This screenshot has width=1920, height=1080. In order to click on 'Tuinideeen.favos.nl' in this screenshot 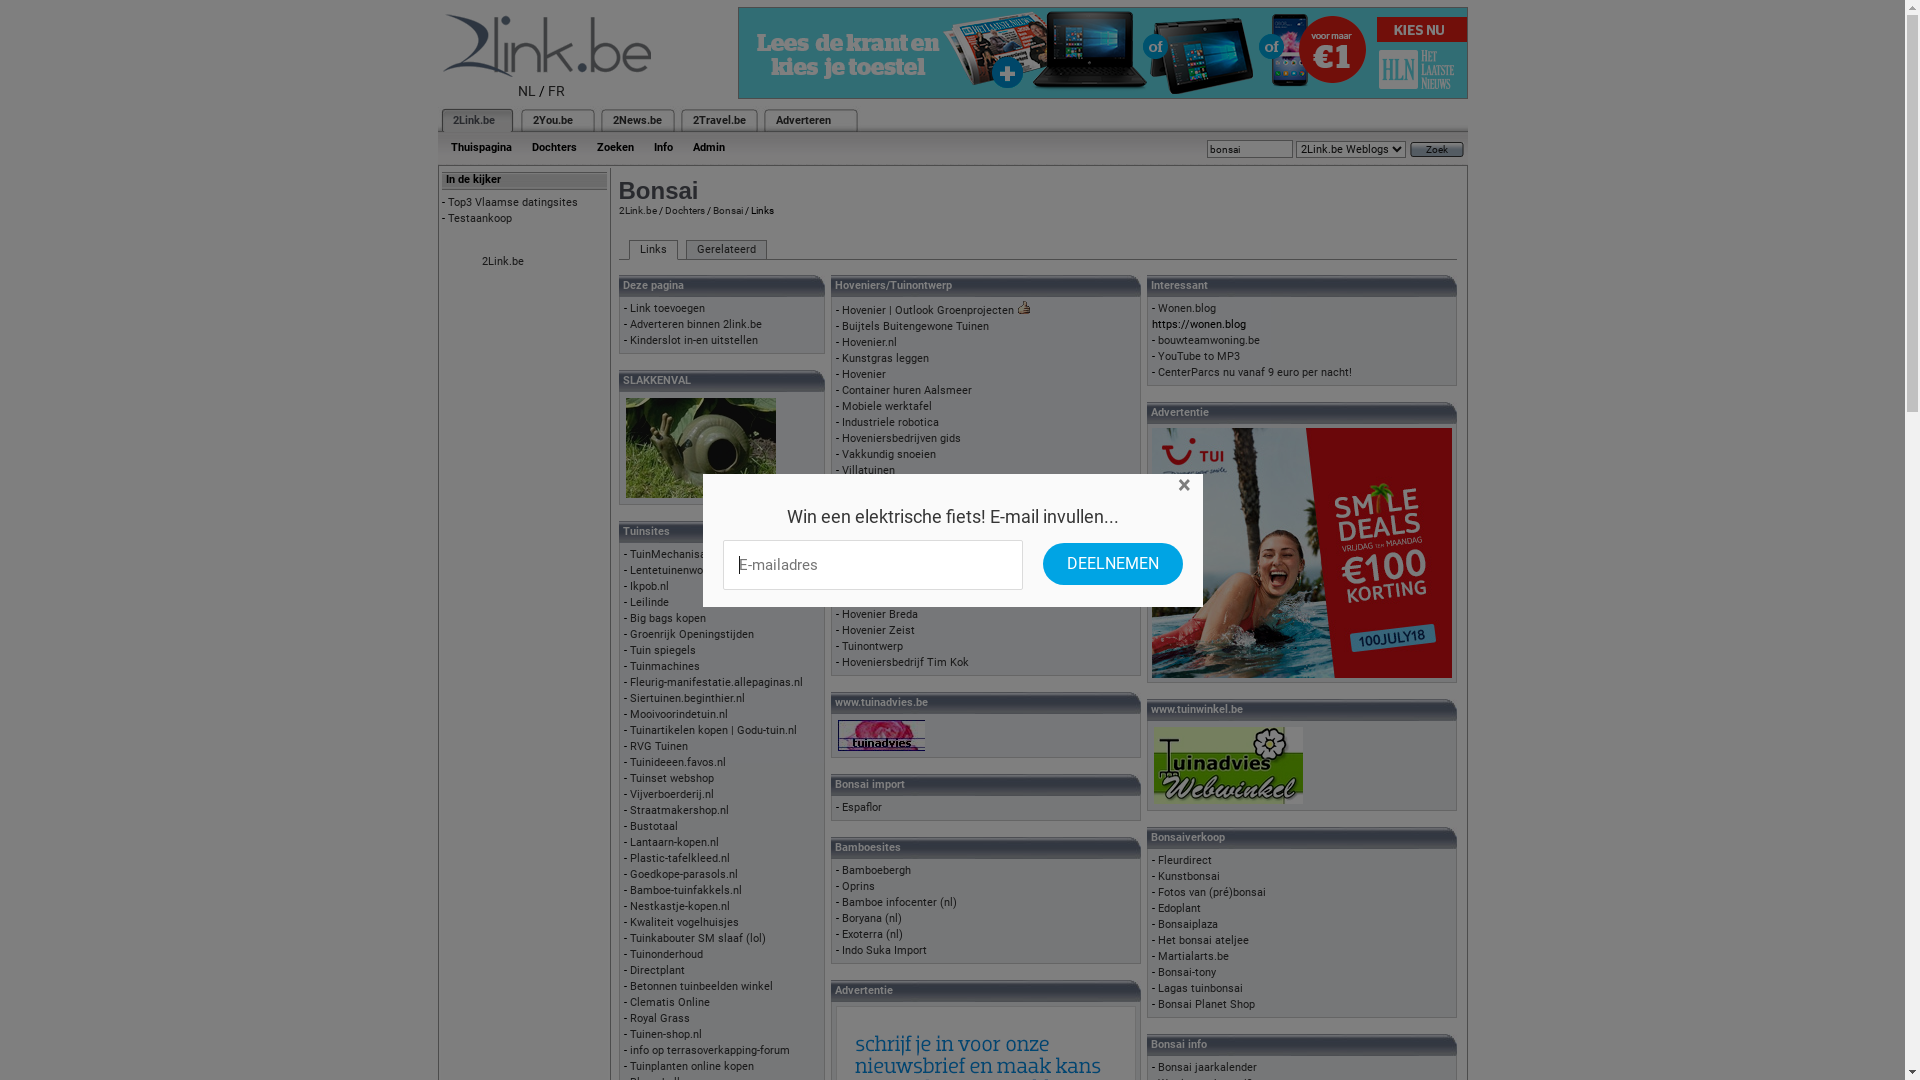, I will do `click(628, 762)`.